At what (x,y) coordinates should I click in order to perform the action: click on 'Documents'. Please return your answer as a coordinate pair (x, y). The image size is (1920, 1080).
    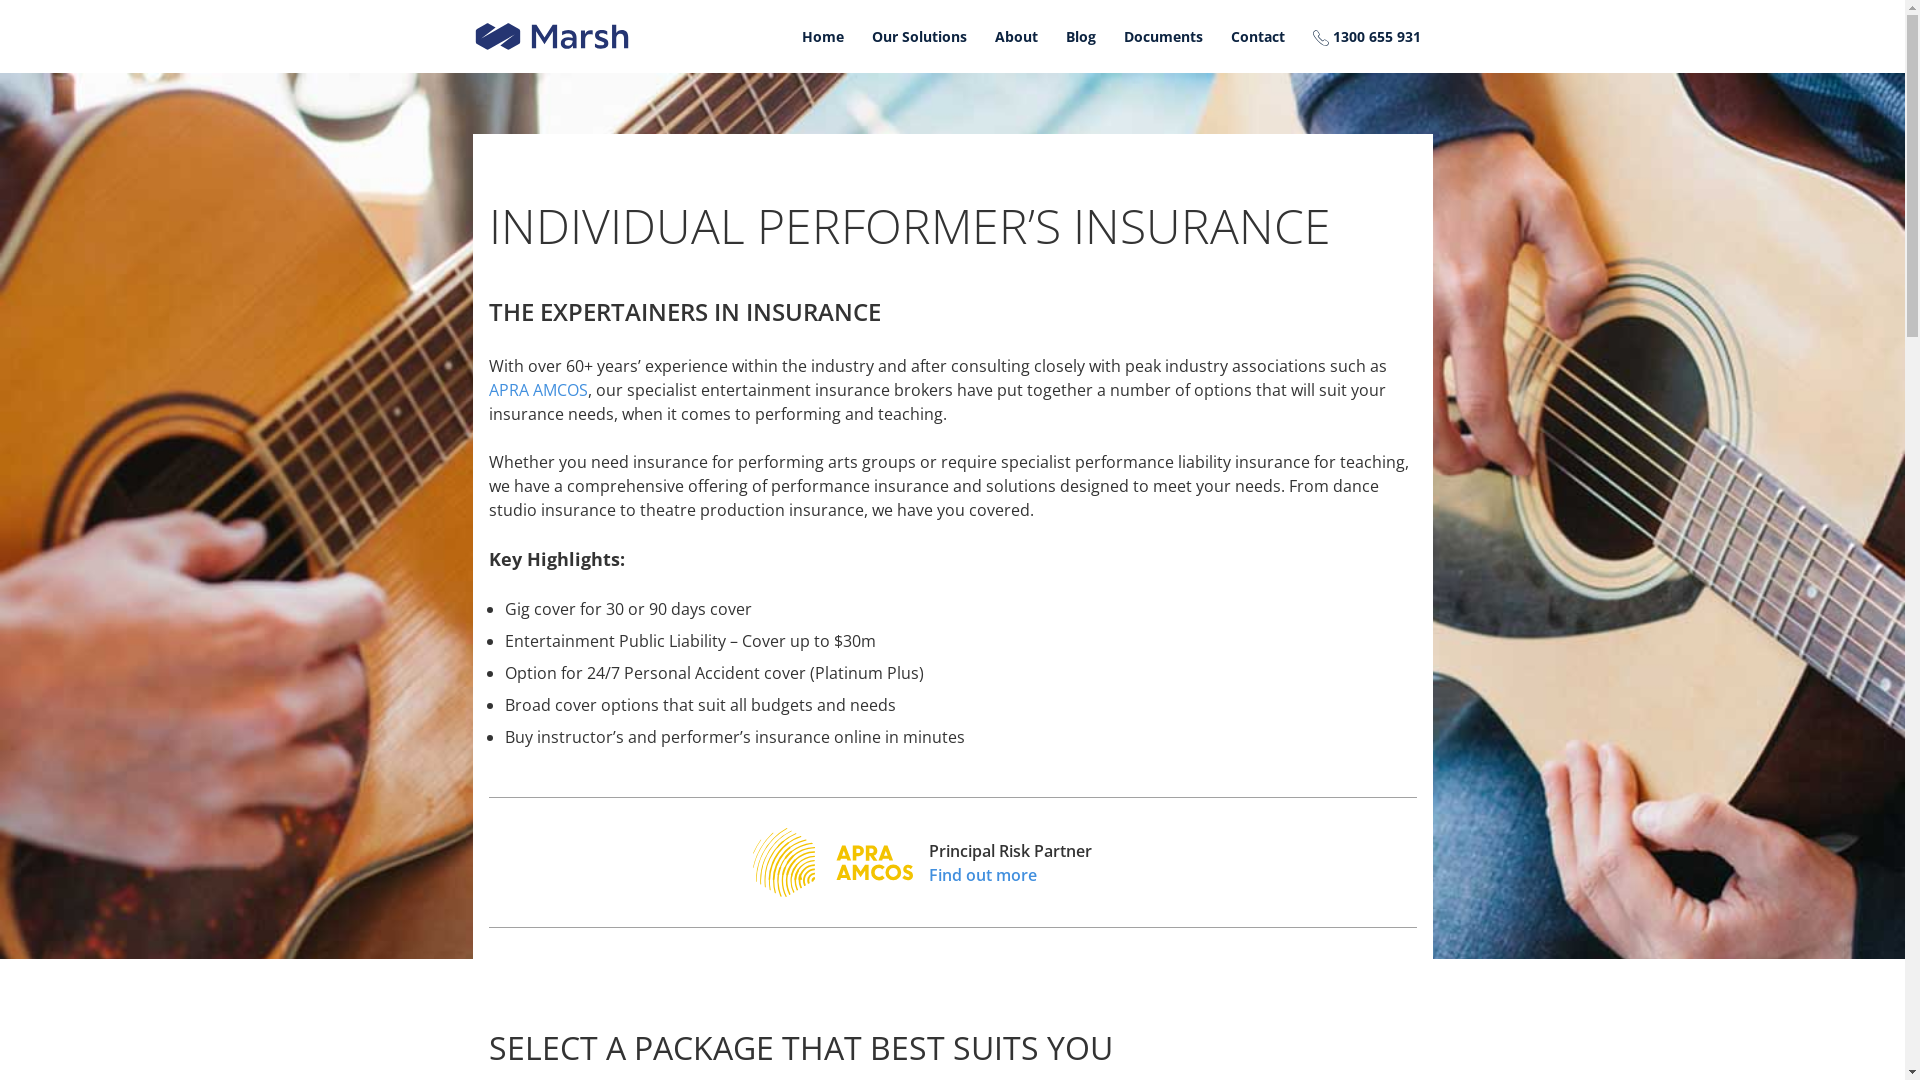
    Looking at the image, I should click on (1163, 37).